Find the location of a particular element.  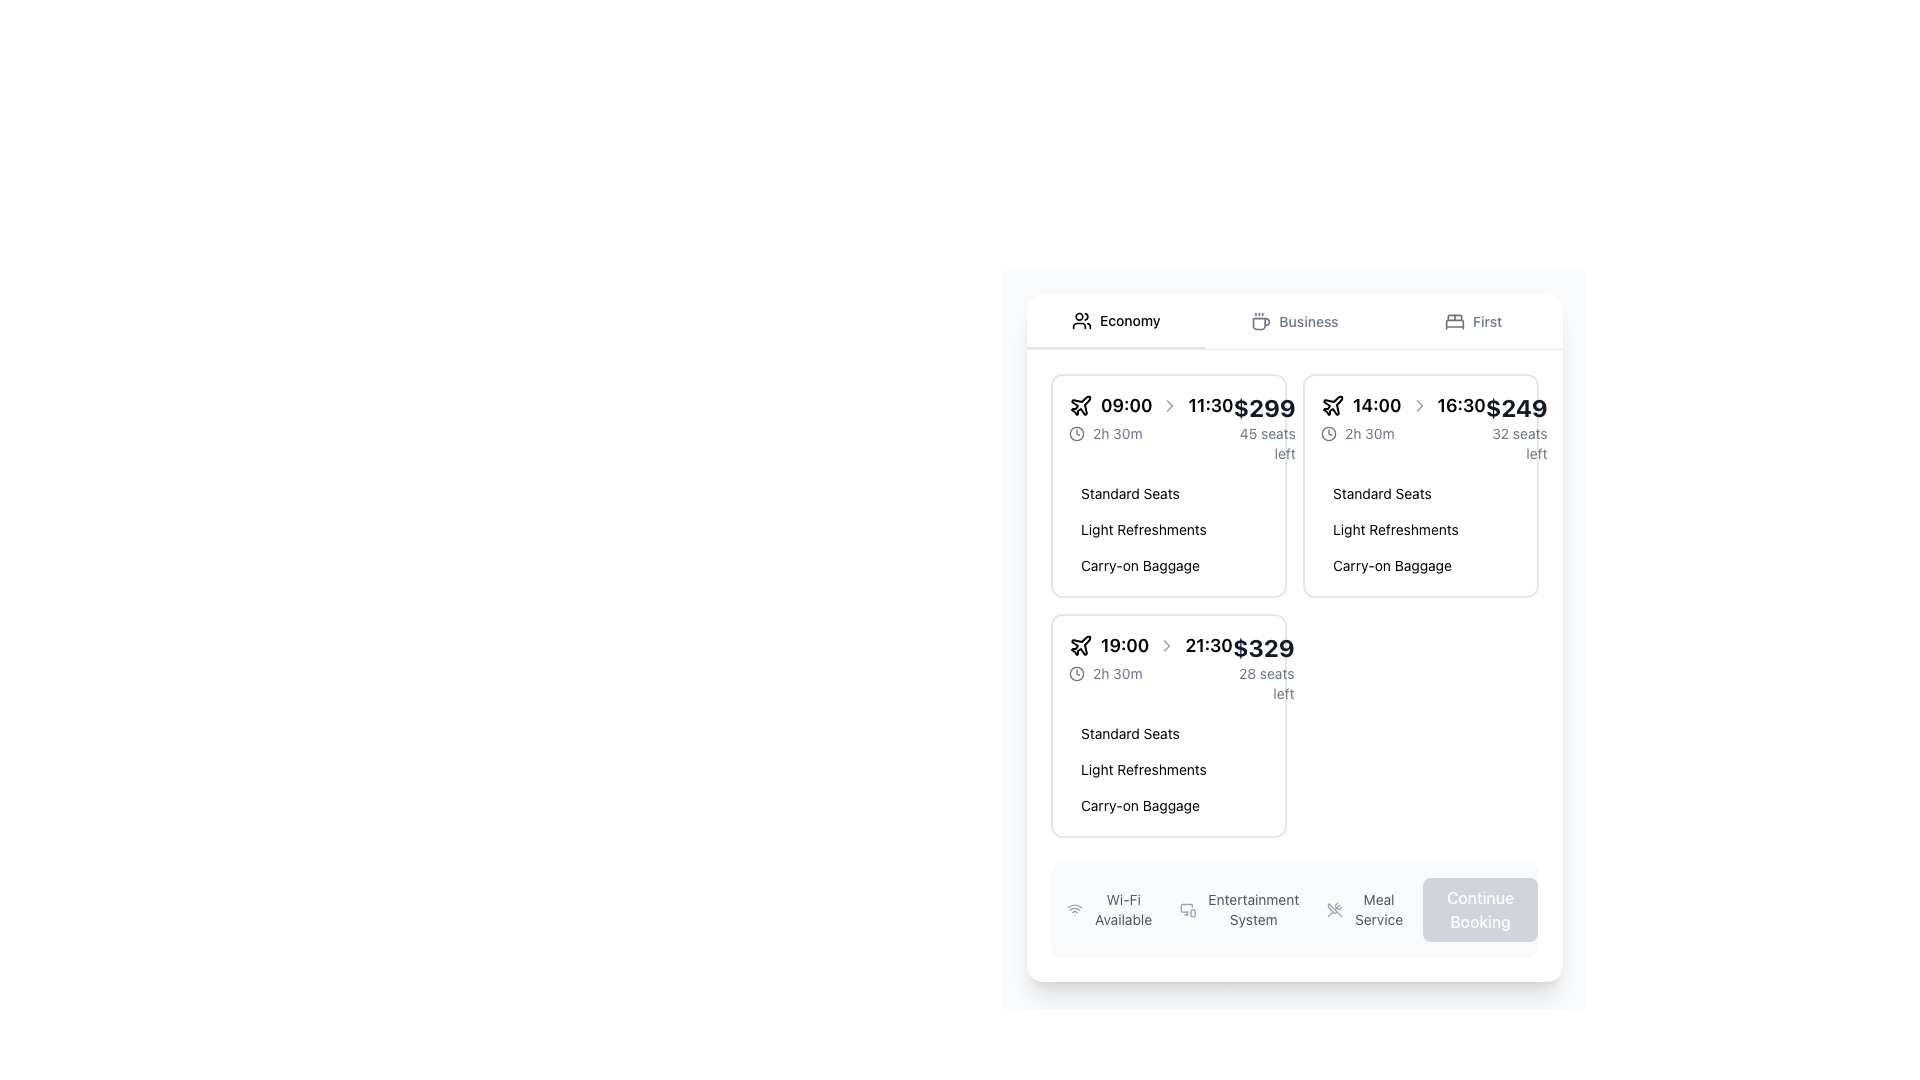

the Wi-Fi Available label with icon, which is the first option in a horizontal group at the bottom of the interface is located at coordinates (1110, 910).